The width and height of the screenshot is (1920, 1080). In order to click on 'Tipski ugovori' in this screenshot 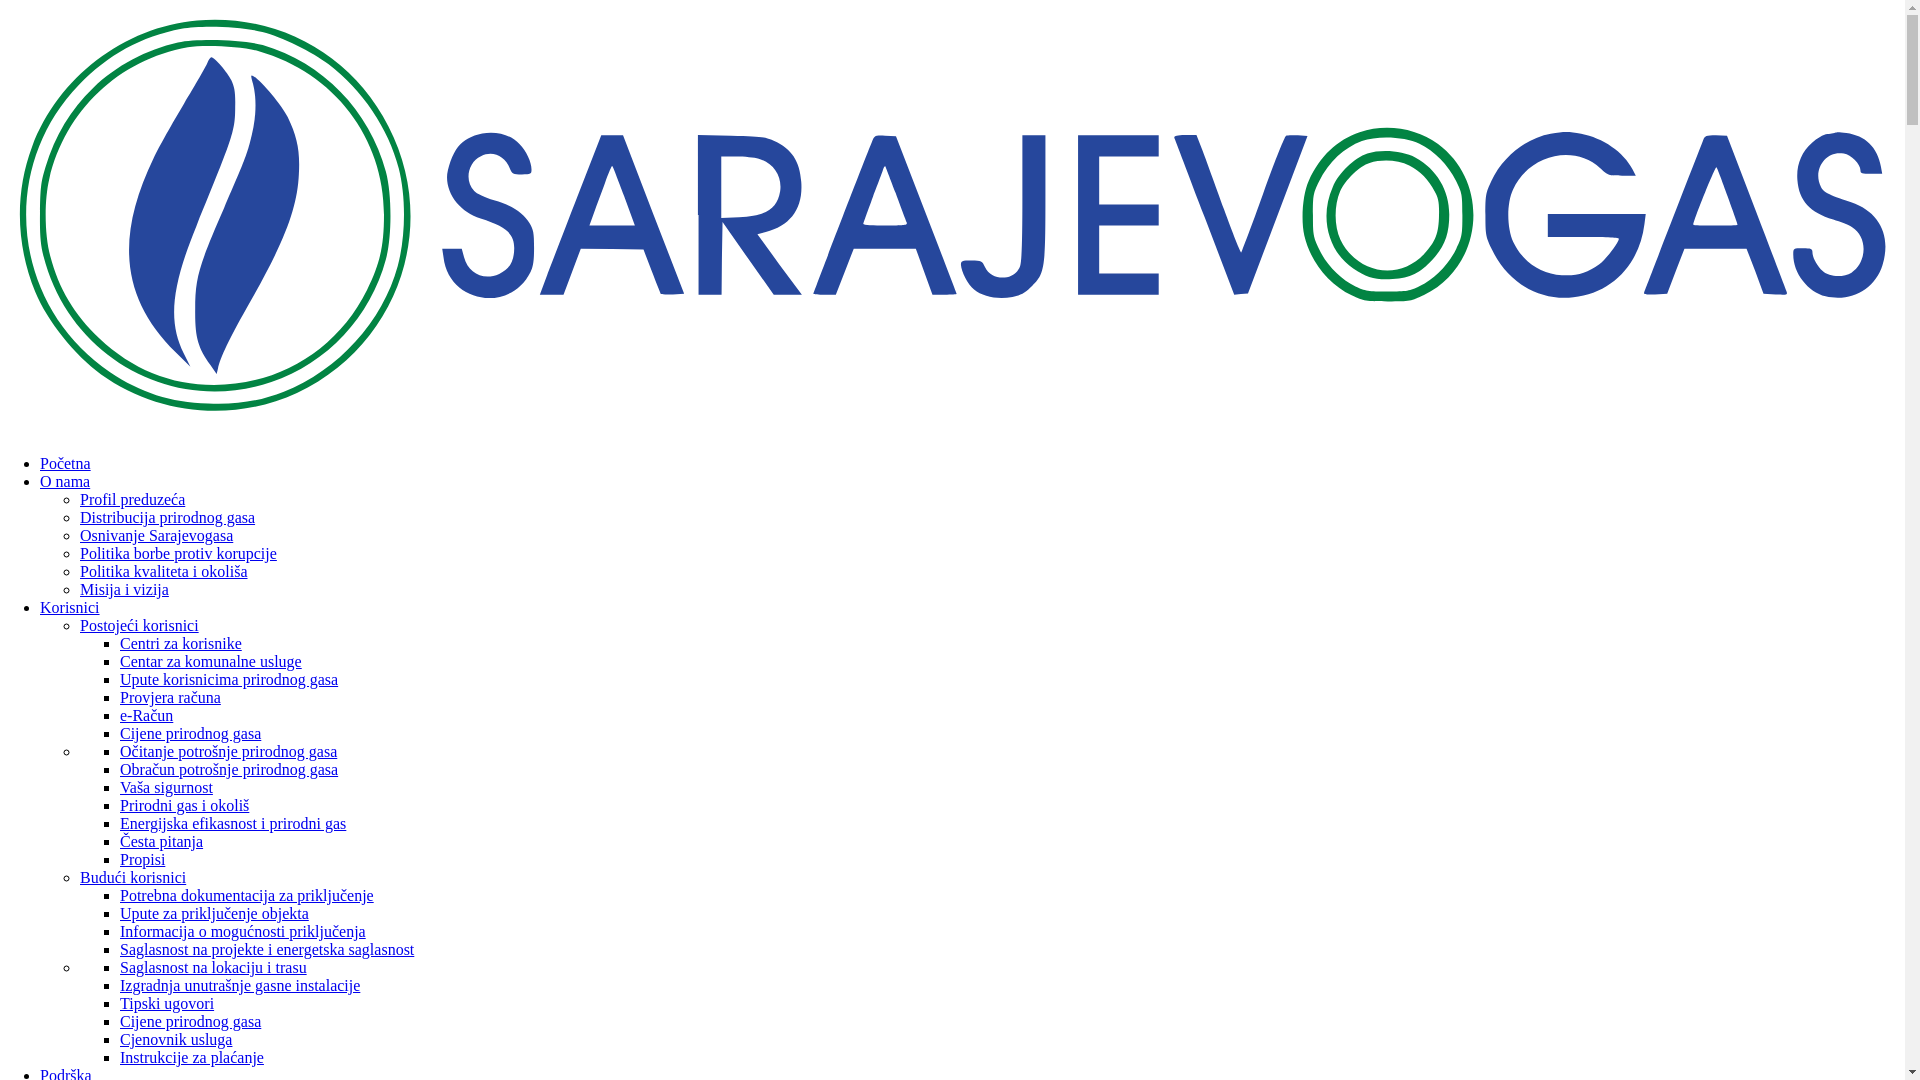, I will do `click(167, 1003)`.